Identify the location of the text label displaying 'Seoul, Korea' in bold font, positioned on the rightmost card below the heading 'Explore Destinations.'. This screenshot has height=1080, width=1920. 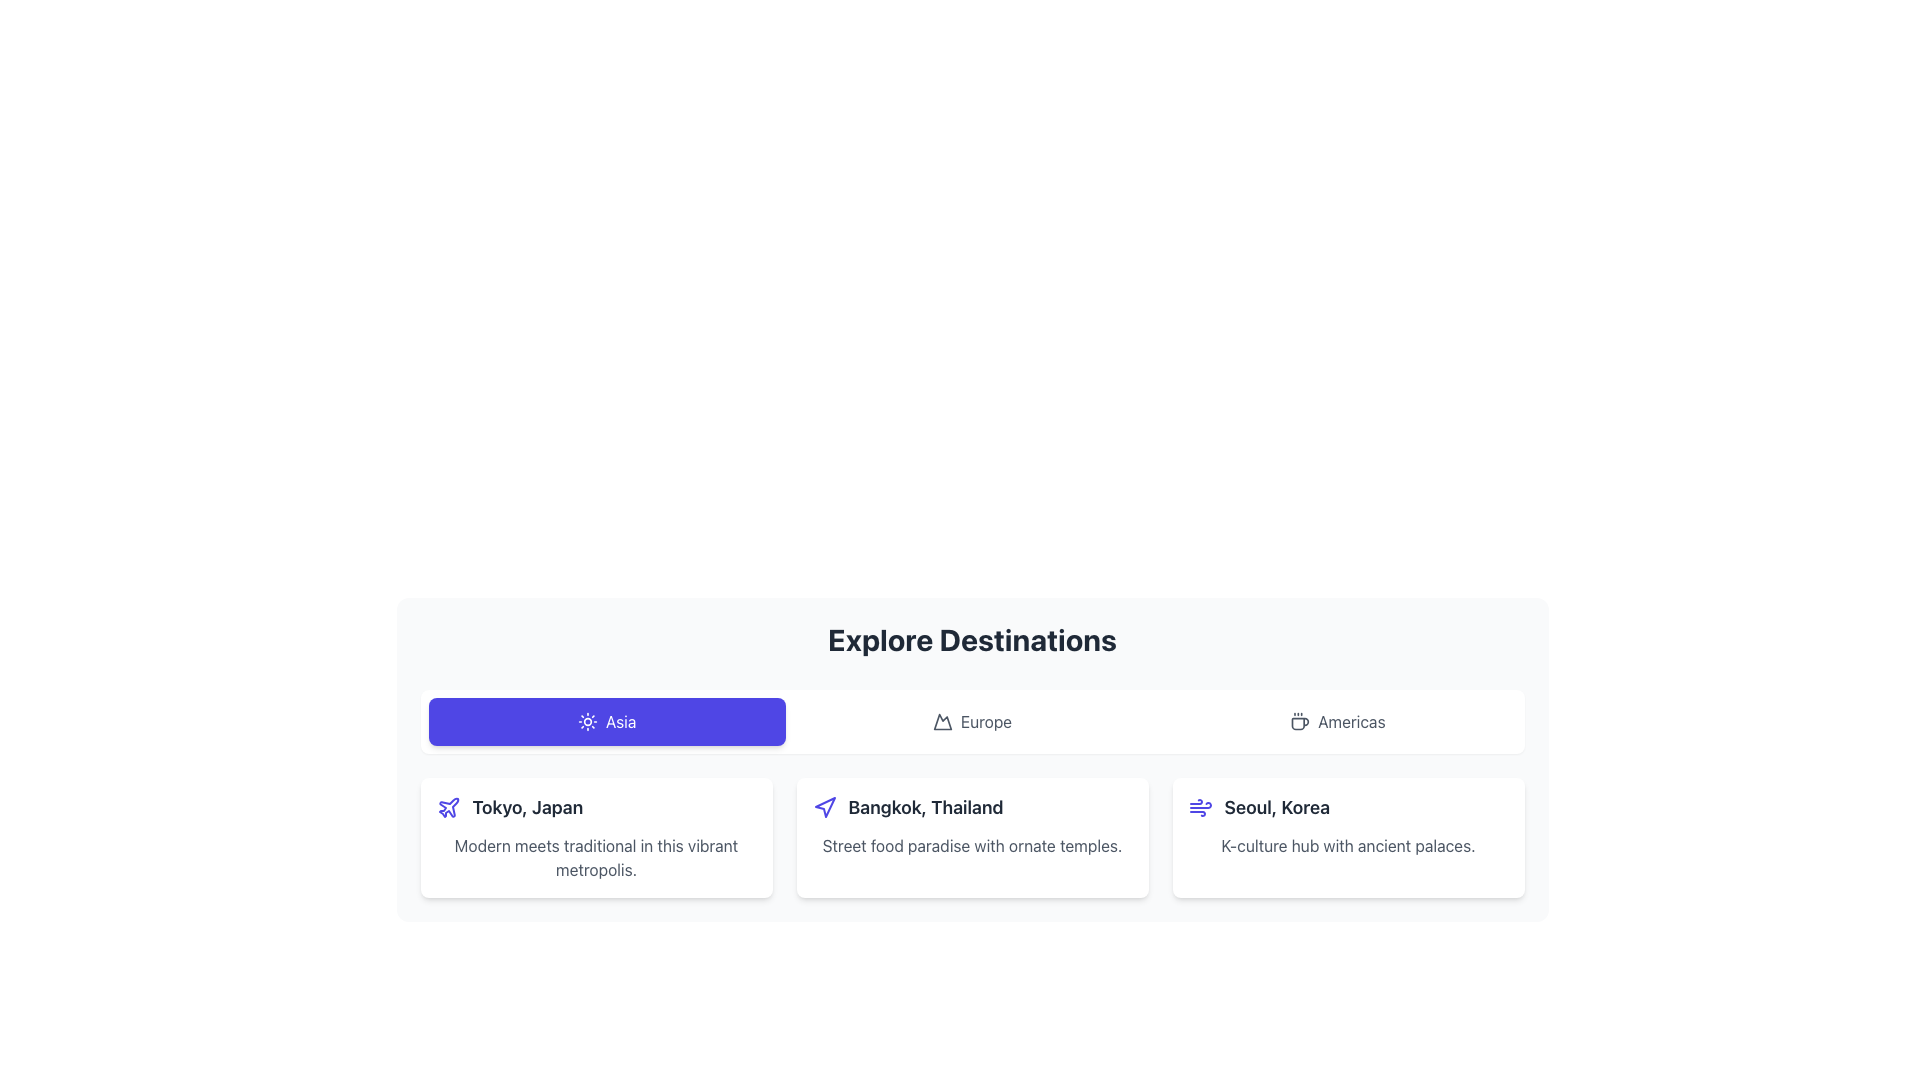
(1276, 806).